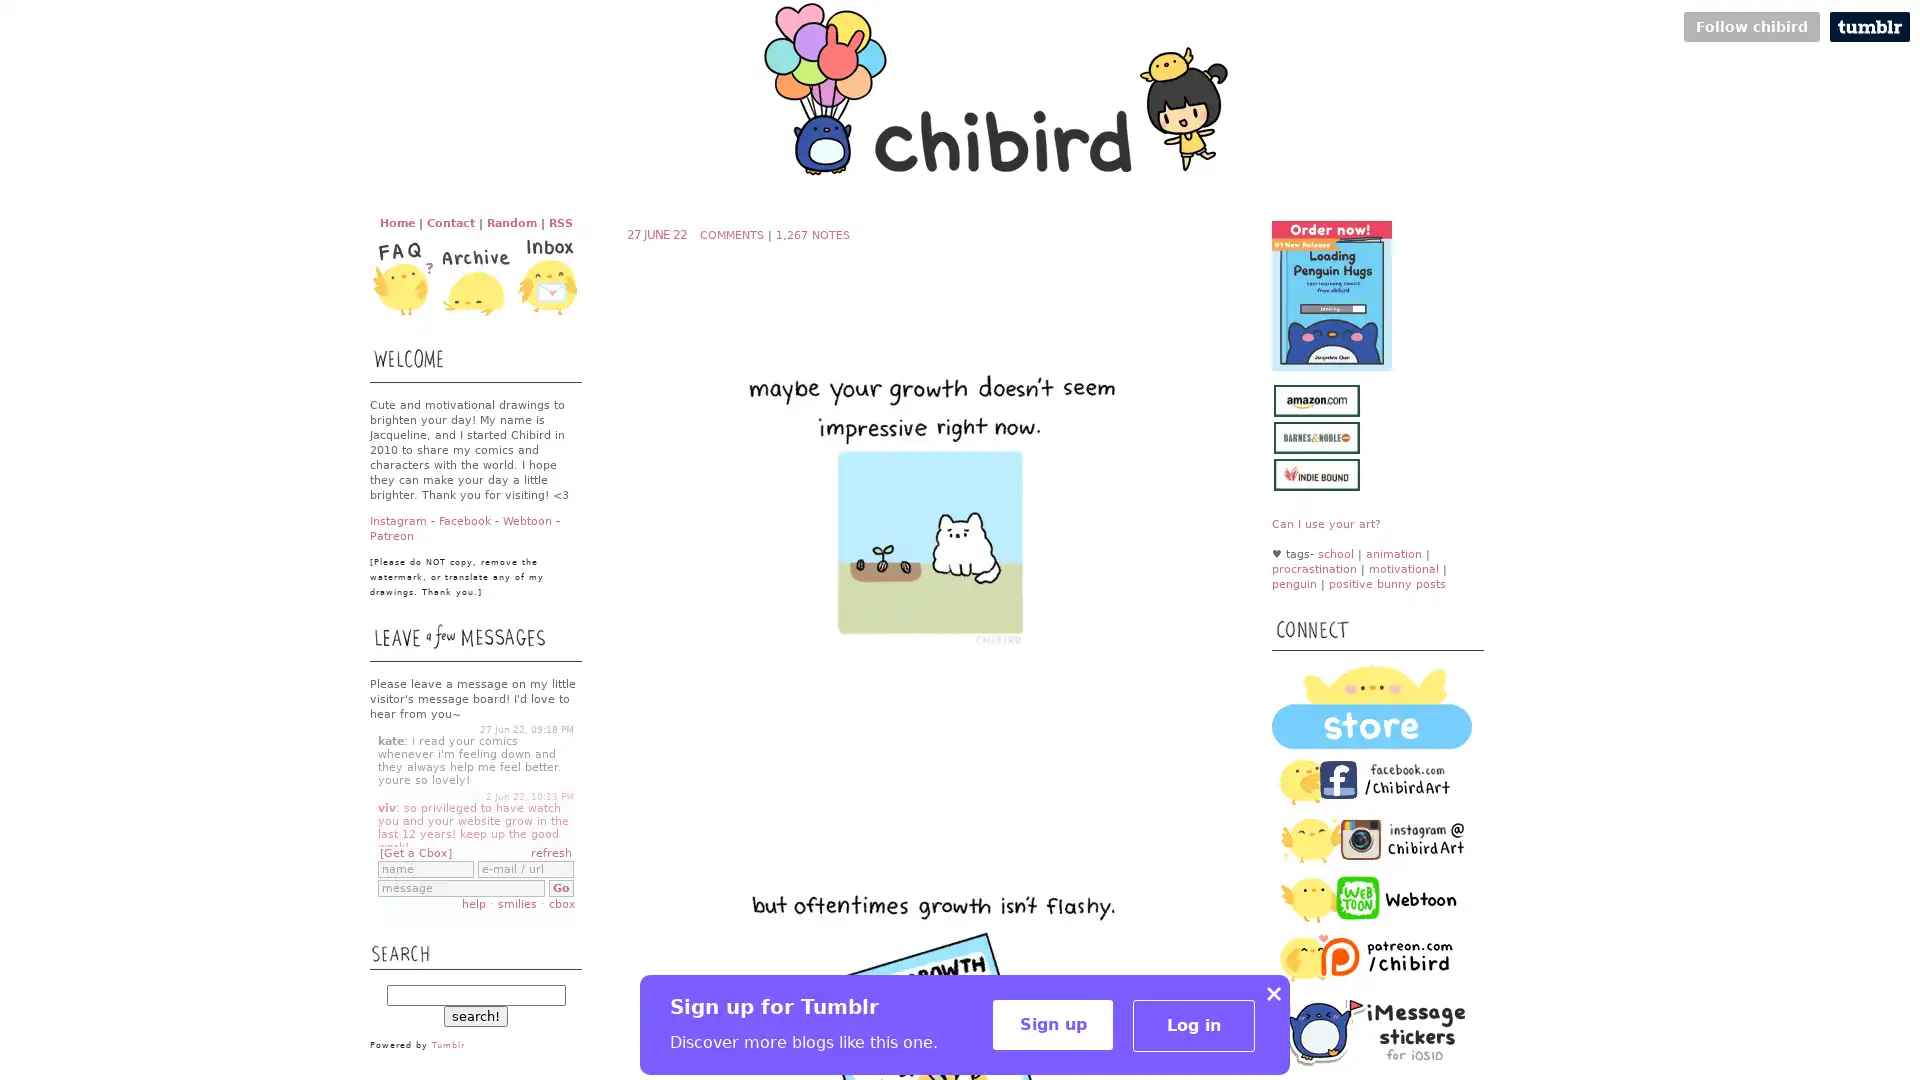 This screenshot has height=1080, width=1920. I want to click on search!, so click(474, 1016).